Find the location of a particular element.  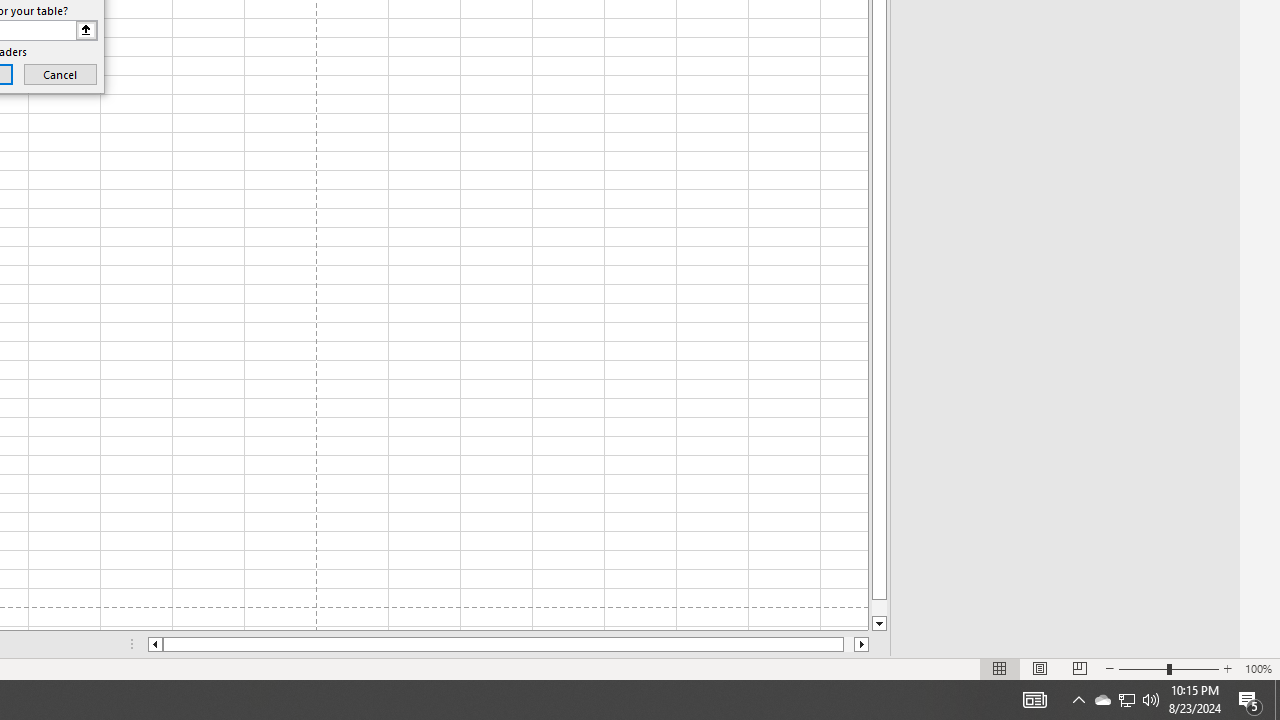

'Page right' is located at coordinates (848, 644).